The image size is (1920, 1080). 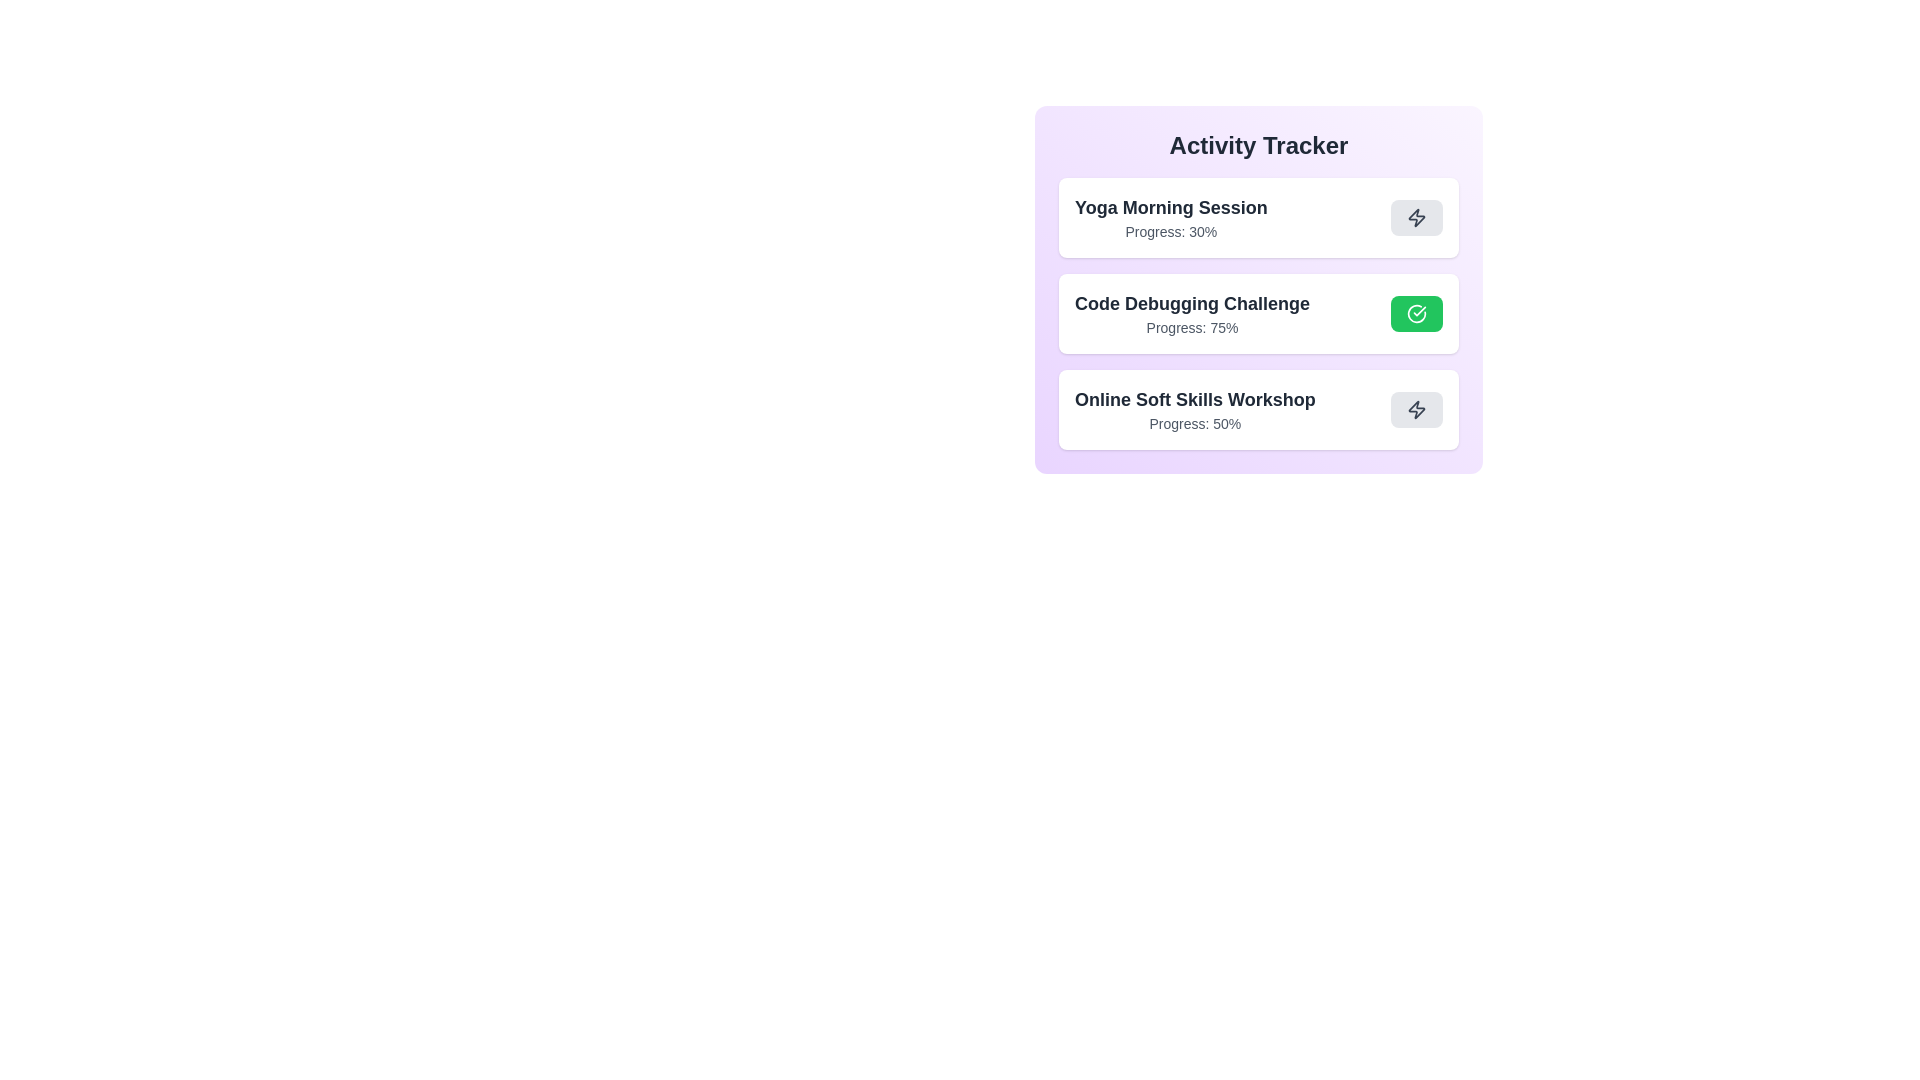 What do you see at coordinates (1415, 408) in the screenshot?
I see `the activity associated with the Online Soft Skills Workshop button` at bounding box center [1415, 408].